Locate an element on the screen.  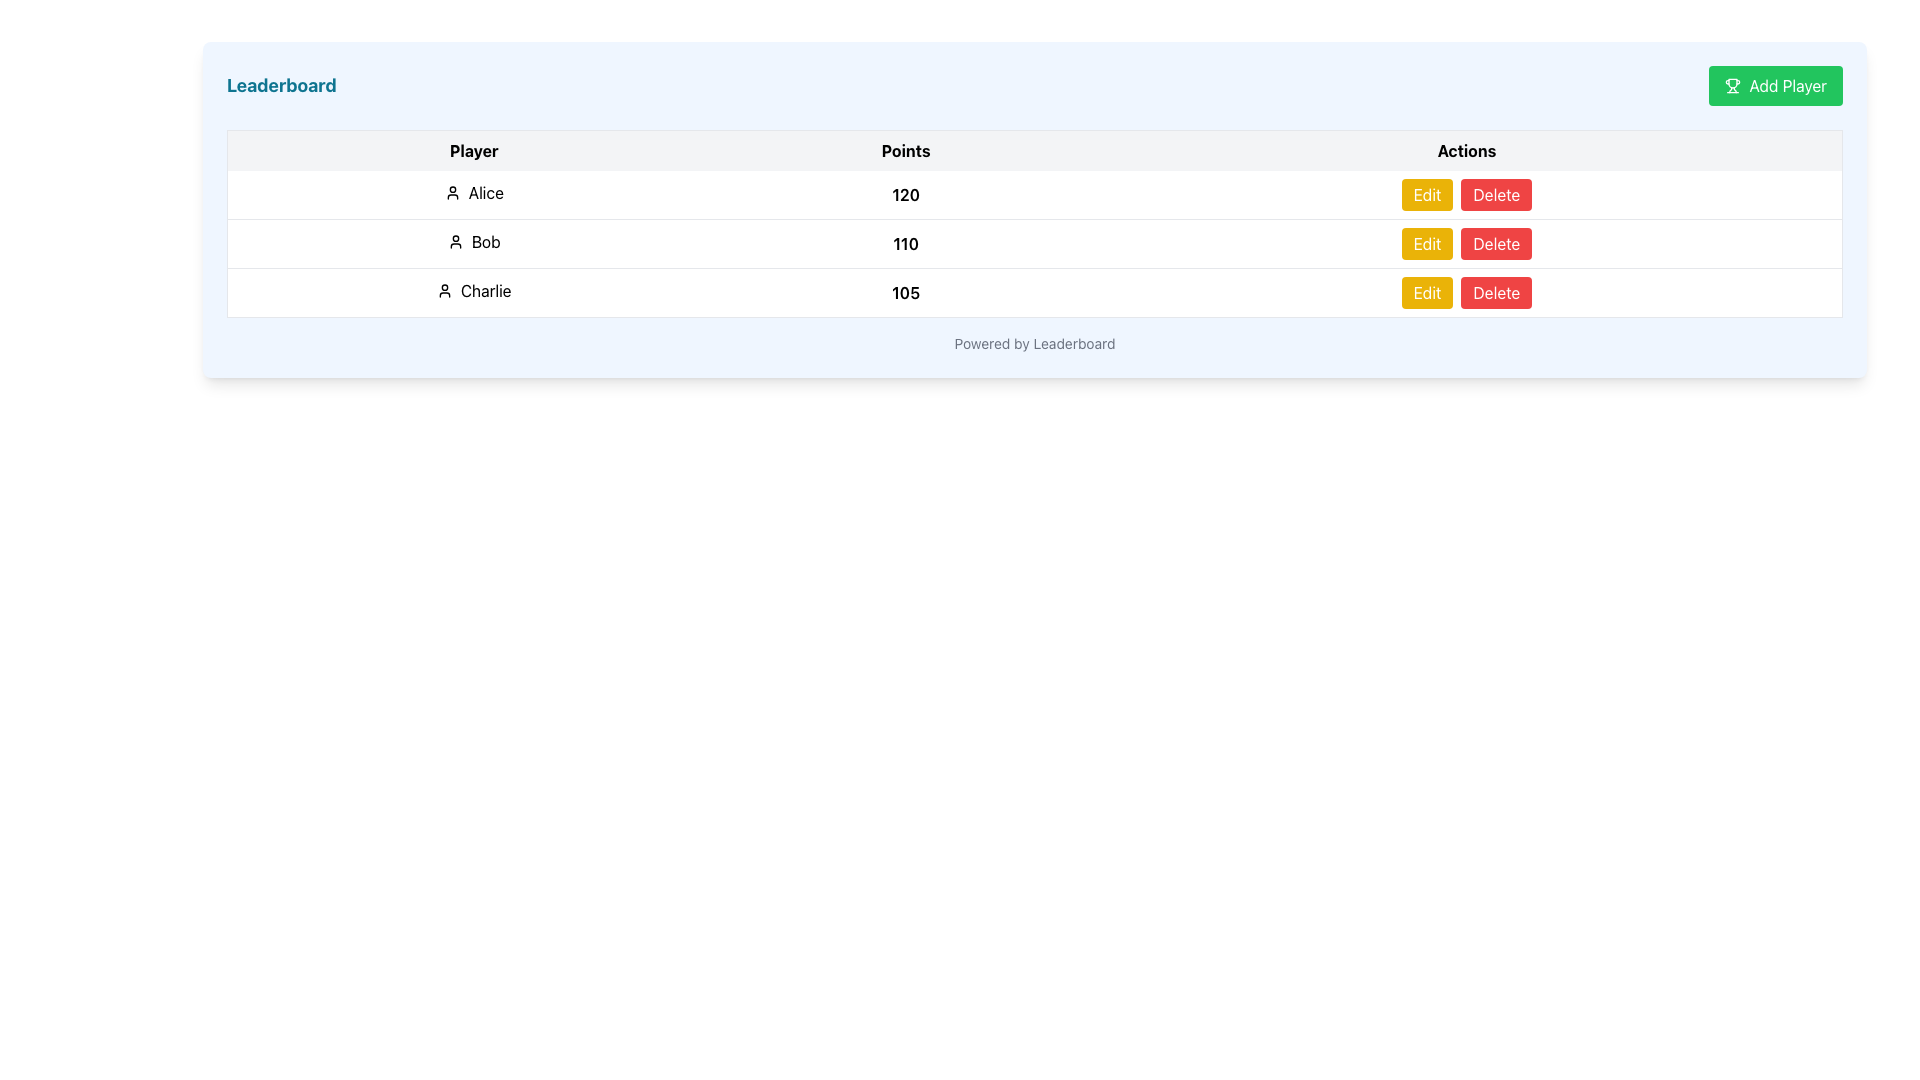
the second button in the Actions column of the table to change its color is located at coordinates (1496, 195).